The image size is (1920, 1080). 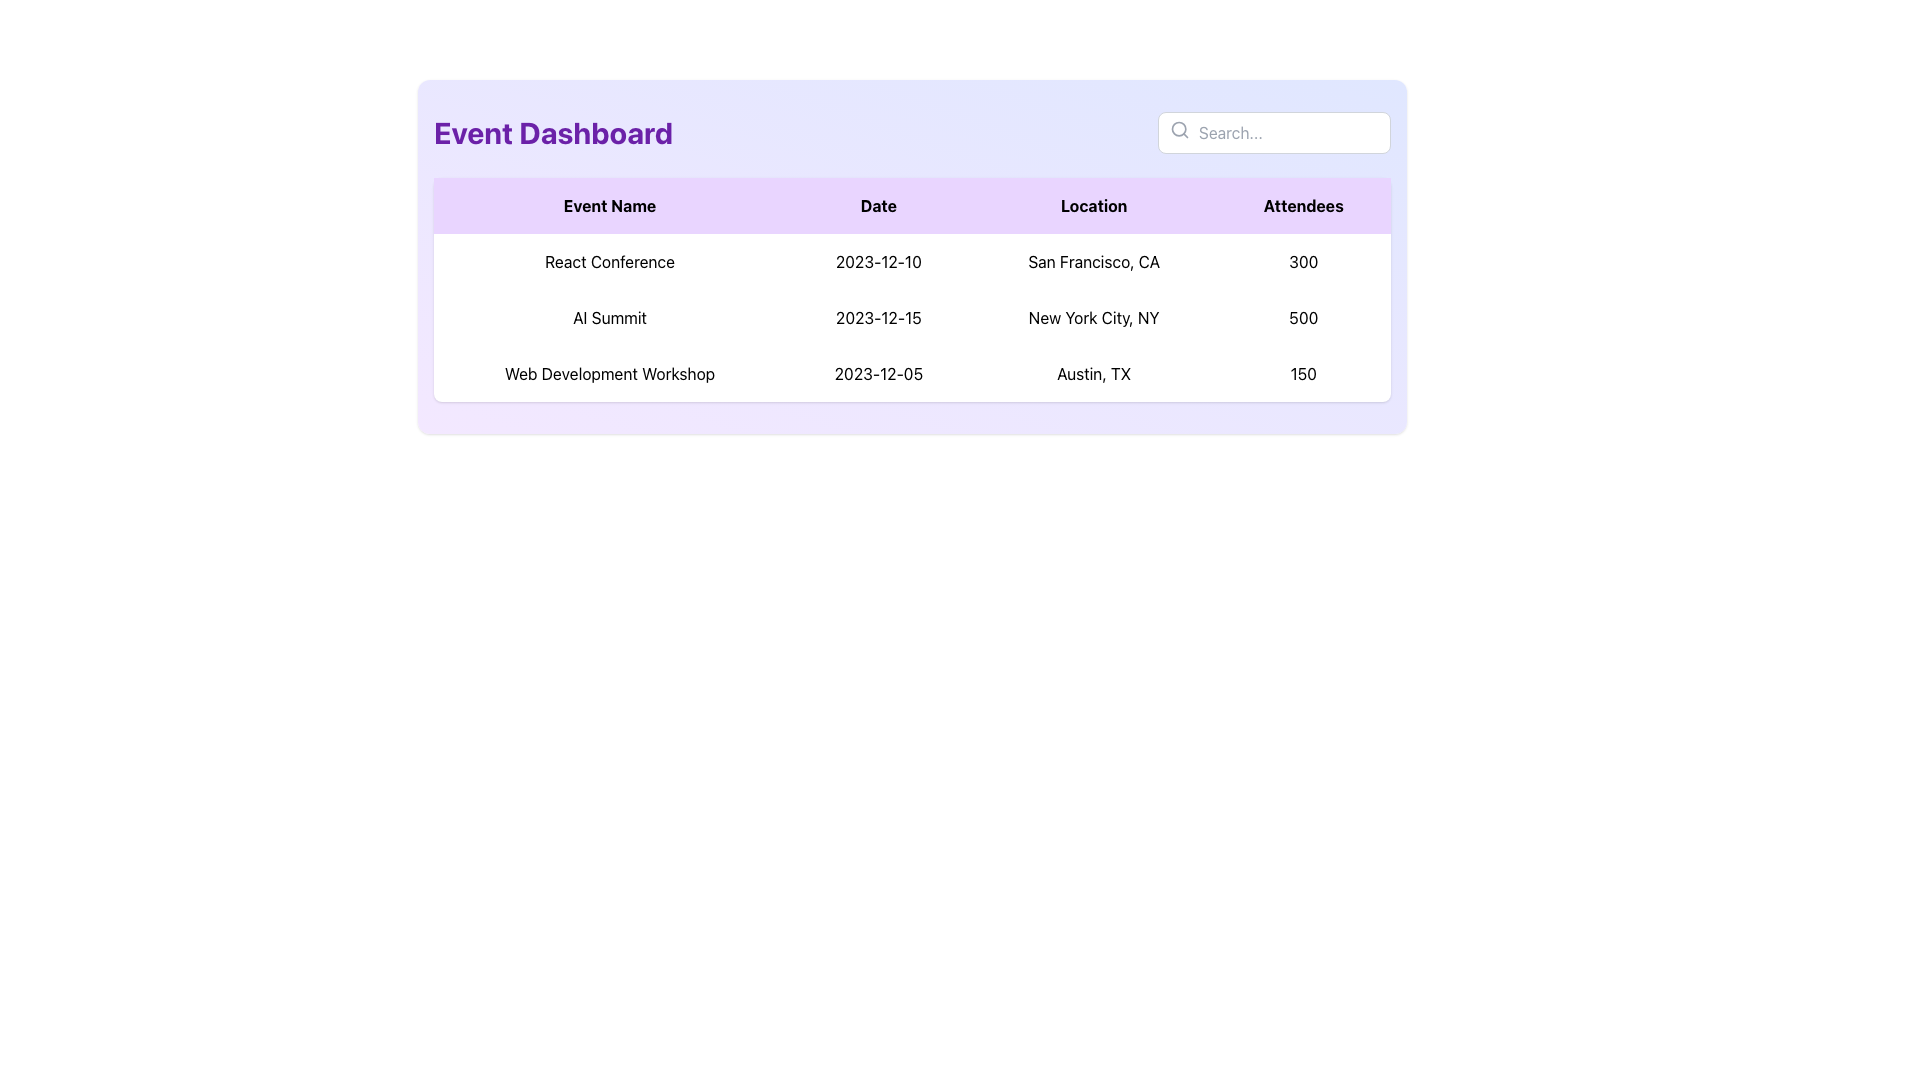 I want to click on the 'Date' column header in the table, which is the second column header situated between 'Event Name' and 'Location', so click(x=878, y=205).